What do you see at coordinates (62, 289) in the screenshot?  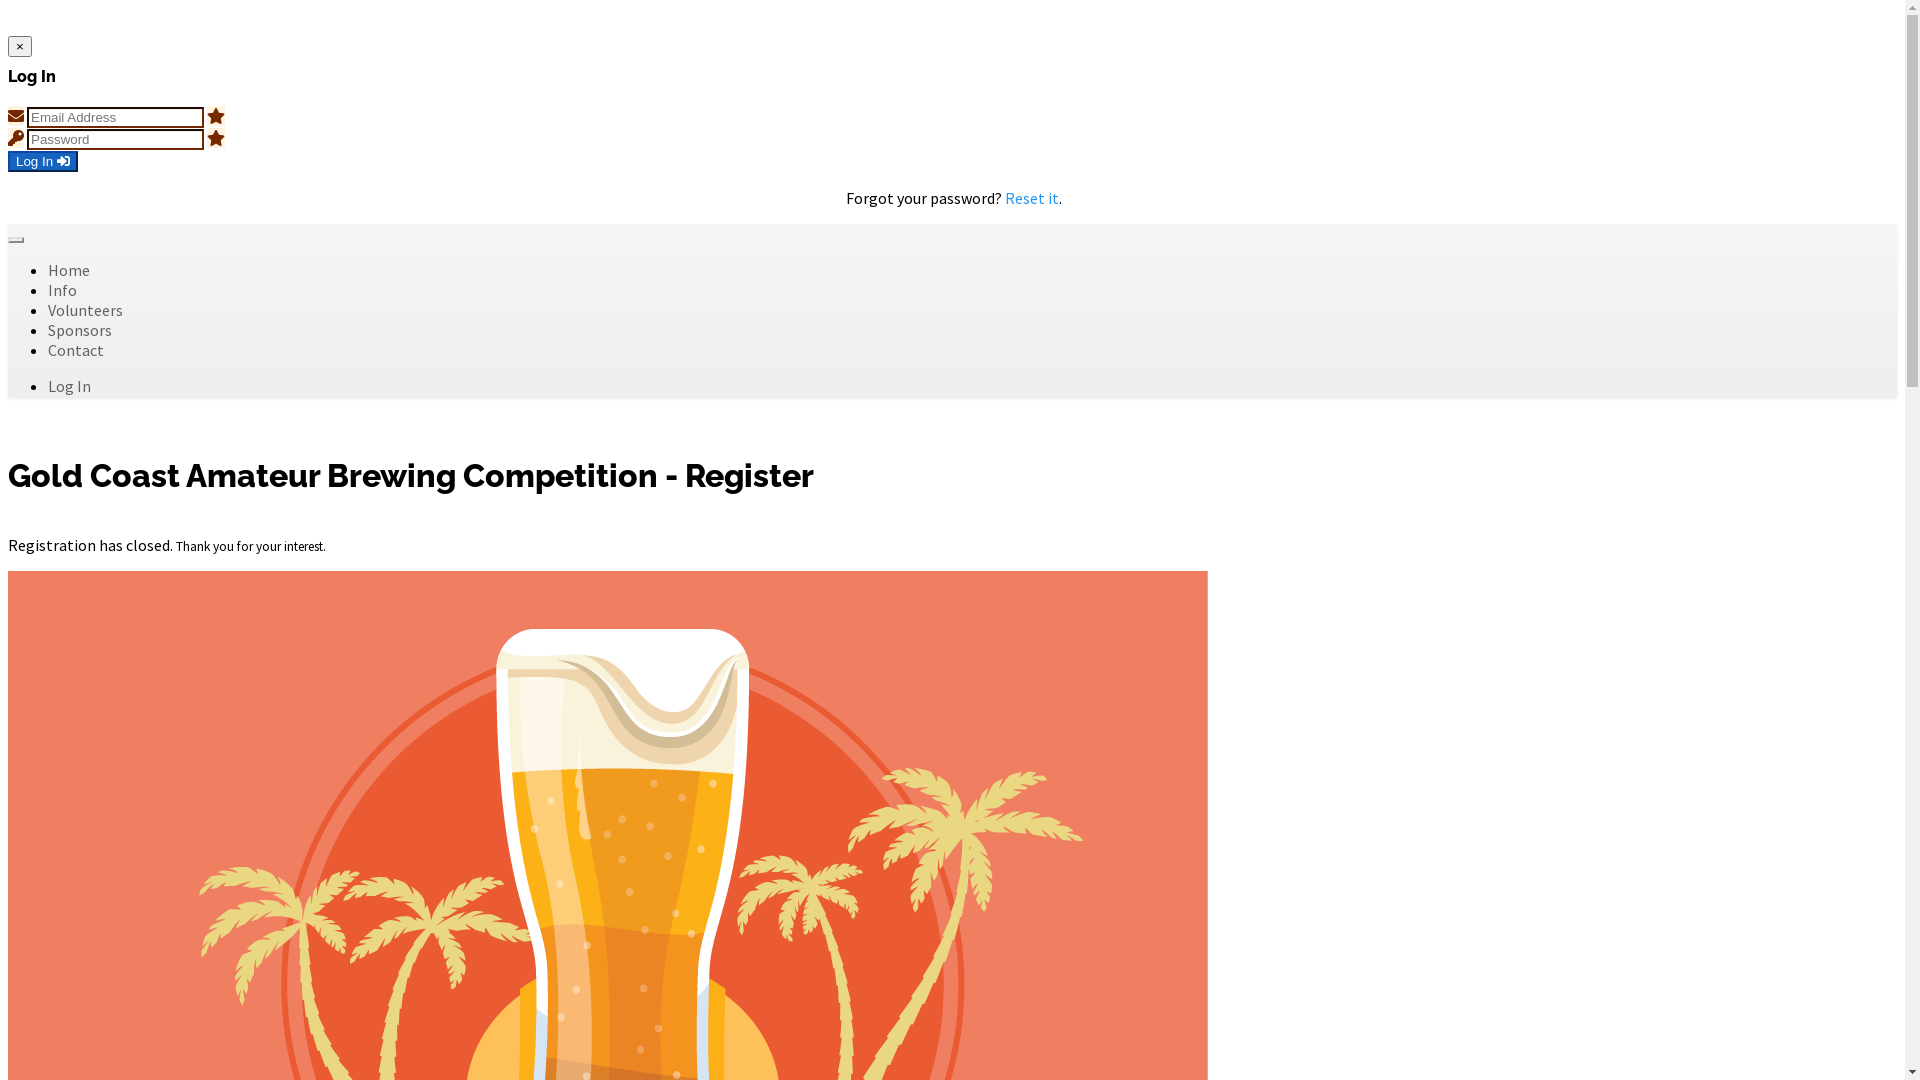 I see `'Info'` at bounding box center [62, 289].